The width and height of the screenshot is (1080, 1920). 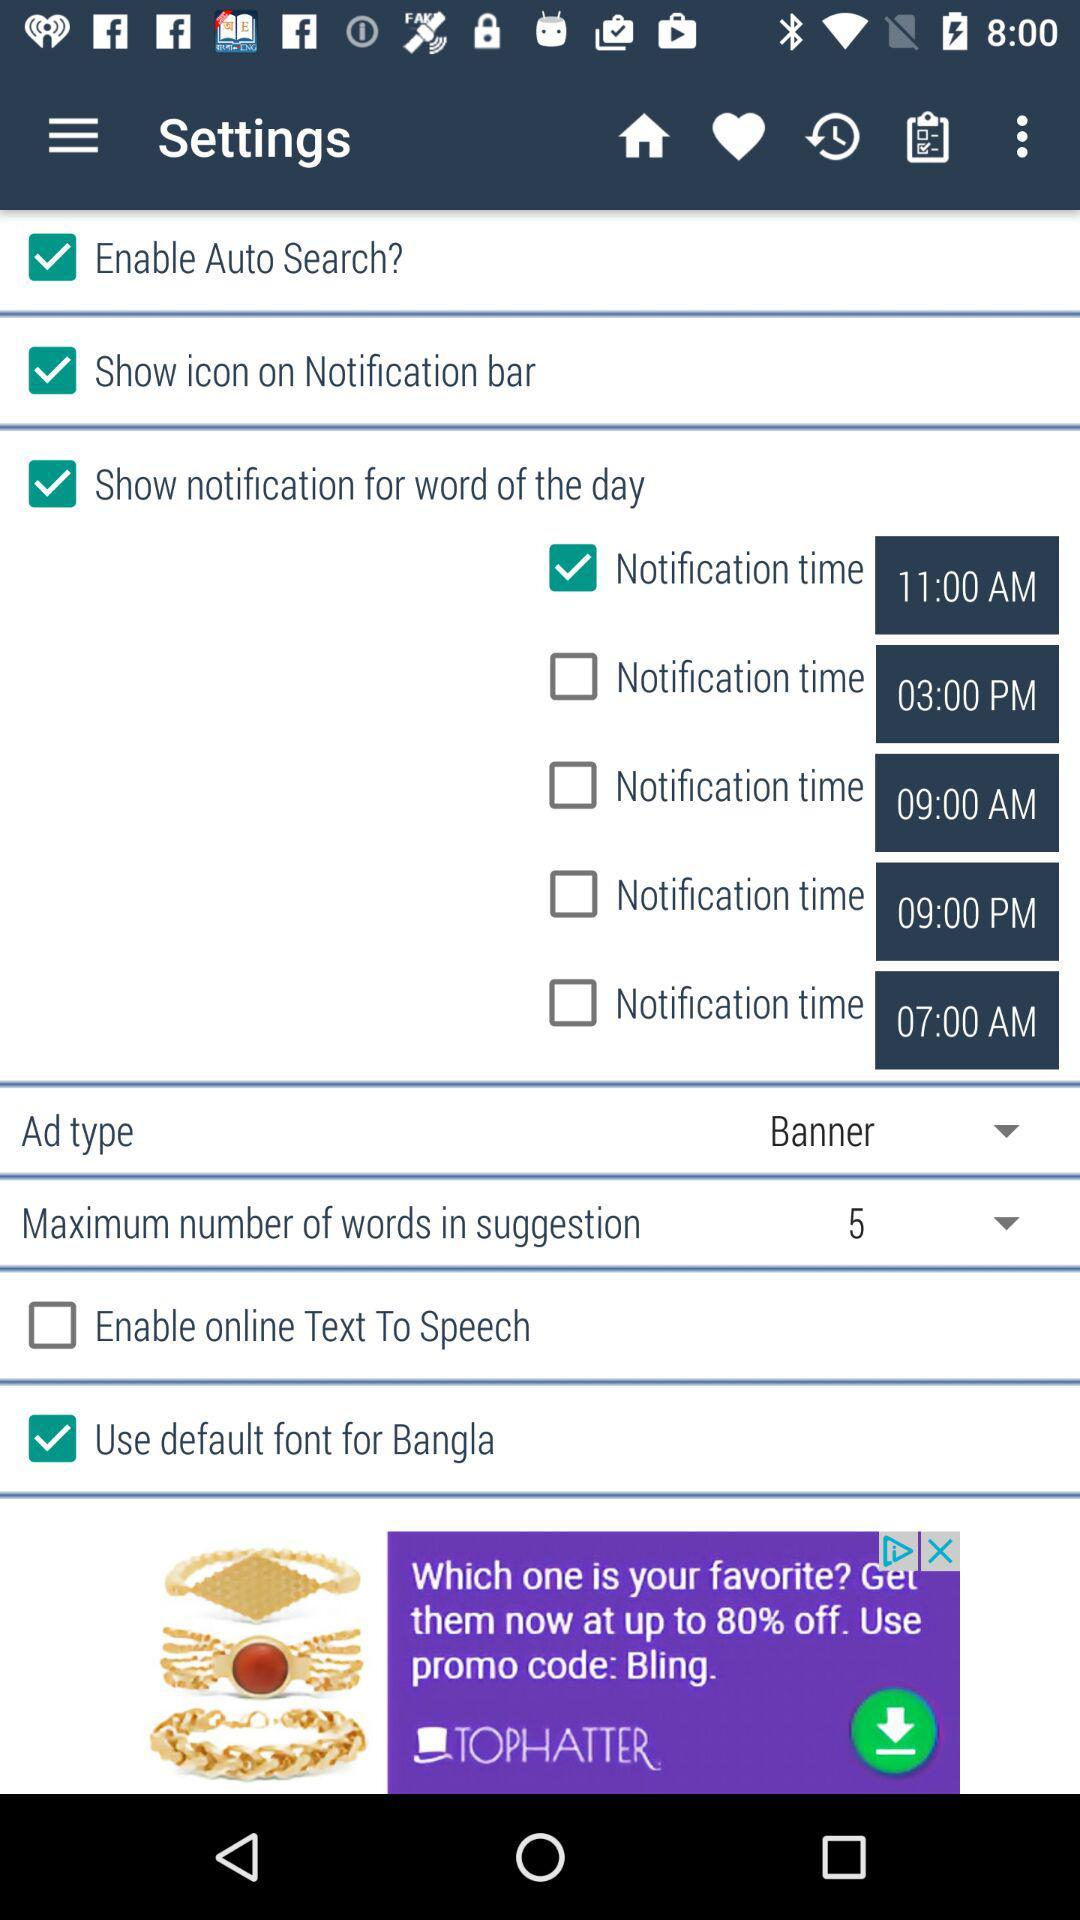 What do you see at coordinates (540, 1662) in the screenshot?
I see `advertisement banner` at bounding box center [540, 1662].